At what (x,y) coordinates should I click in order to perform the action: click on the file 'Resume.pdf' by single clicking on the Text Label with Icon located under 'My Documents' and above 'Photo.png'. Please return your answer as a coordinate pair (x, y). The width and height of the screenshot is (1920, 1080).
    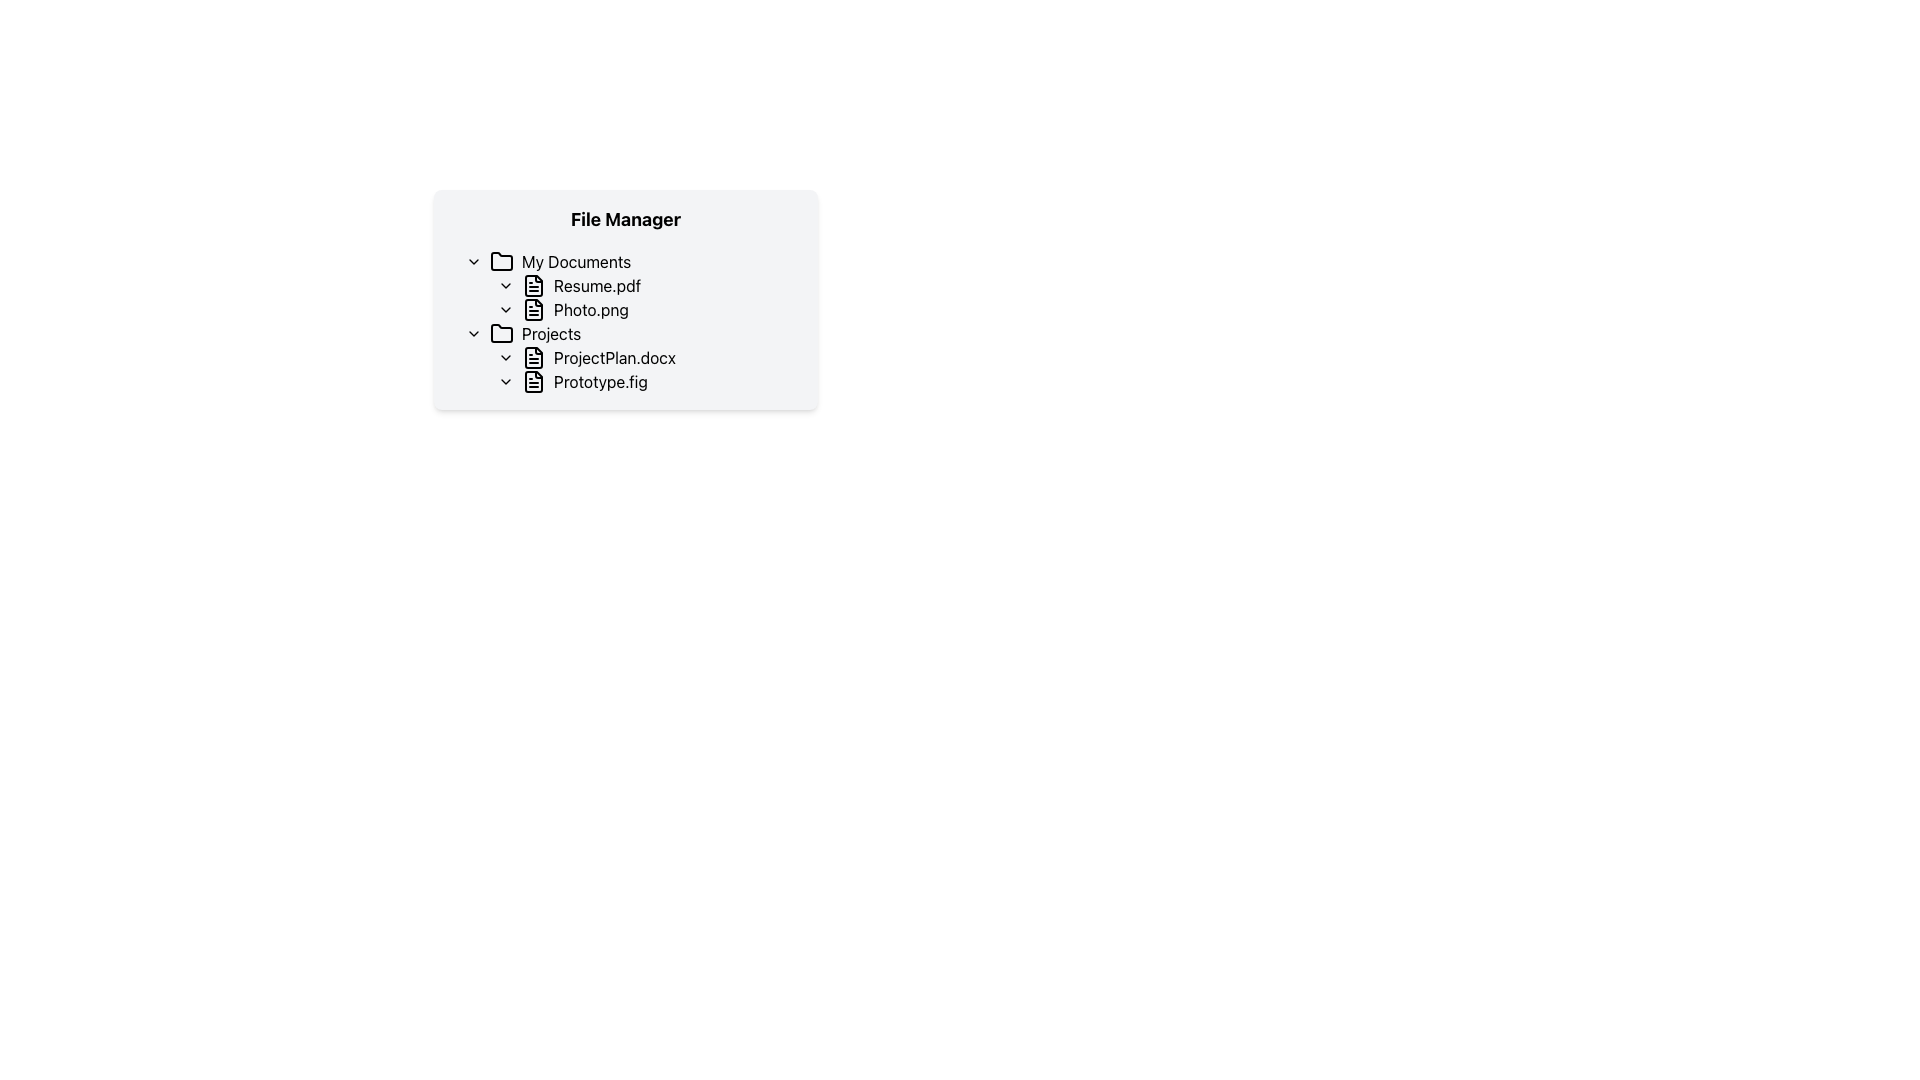
    Looking at the image, I should click on (580, 285).